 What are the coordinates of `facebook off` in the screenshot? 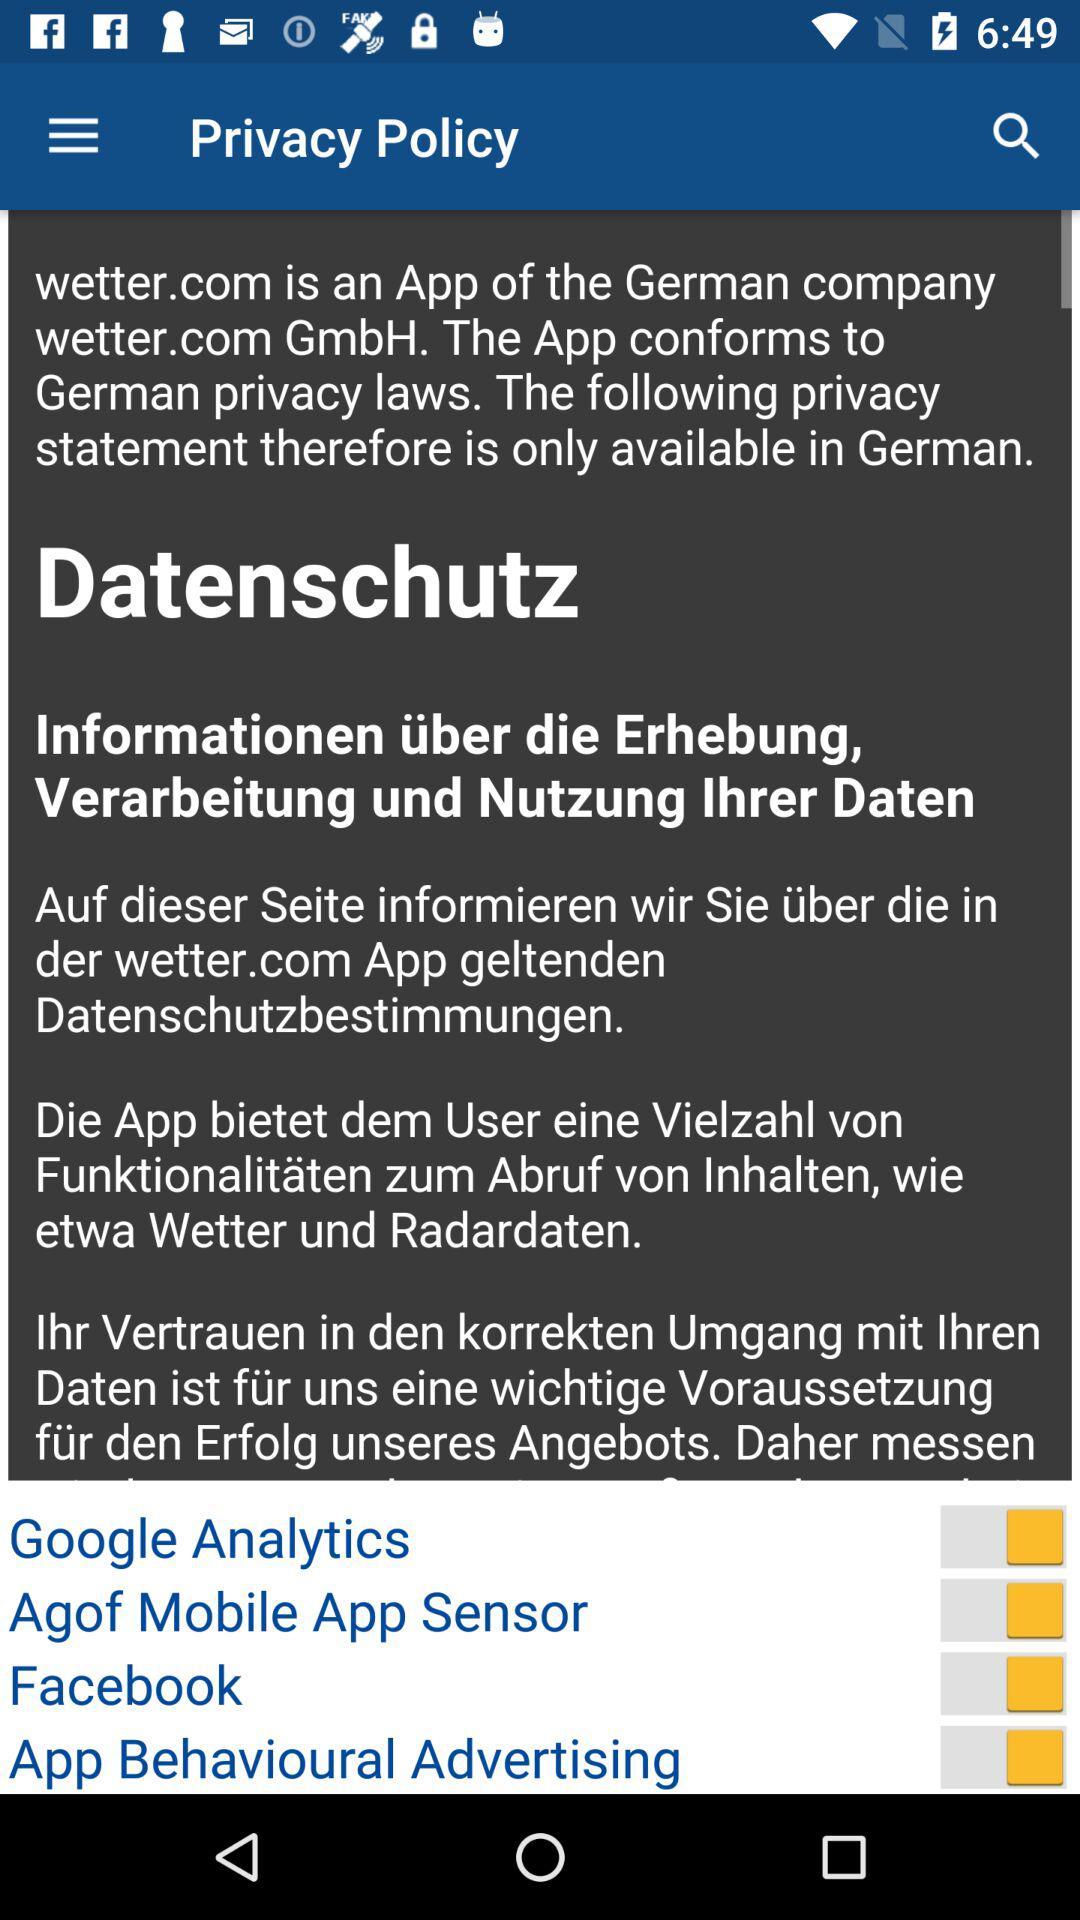 It's located at (1003, 1682).